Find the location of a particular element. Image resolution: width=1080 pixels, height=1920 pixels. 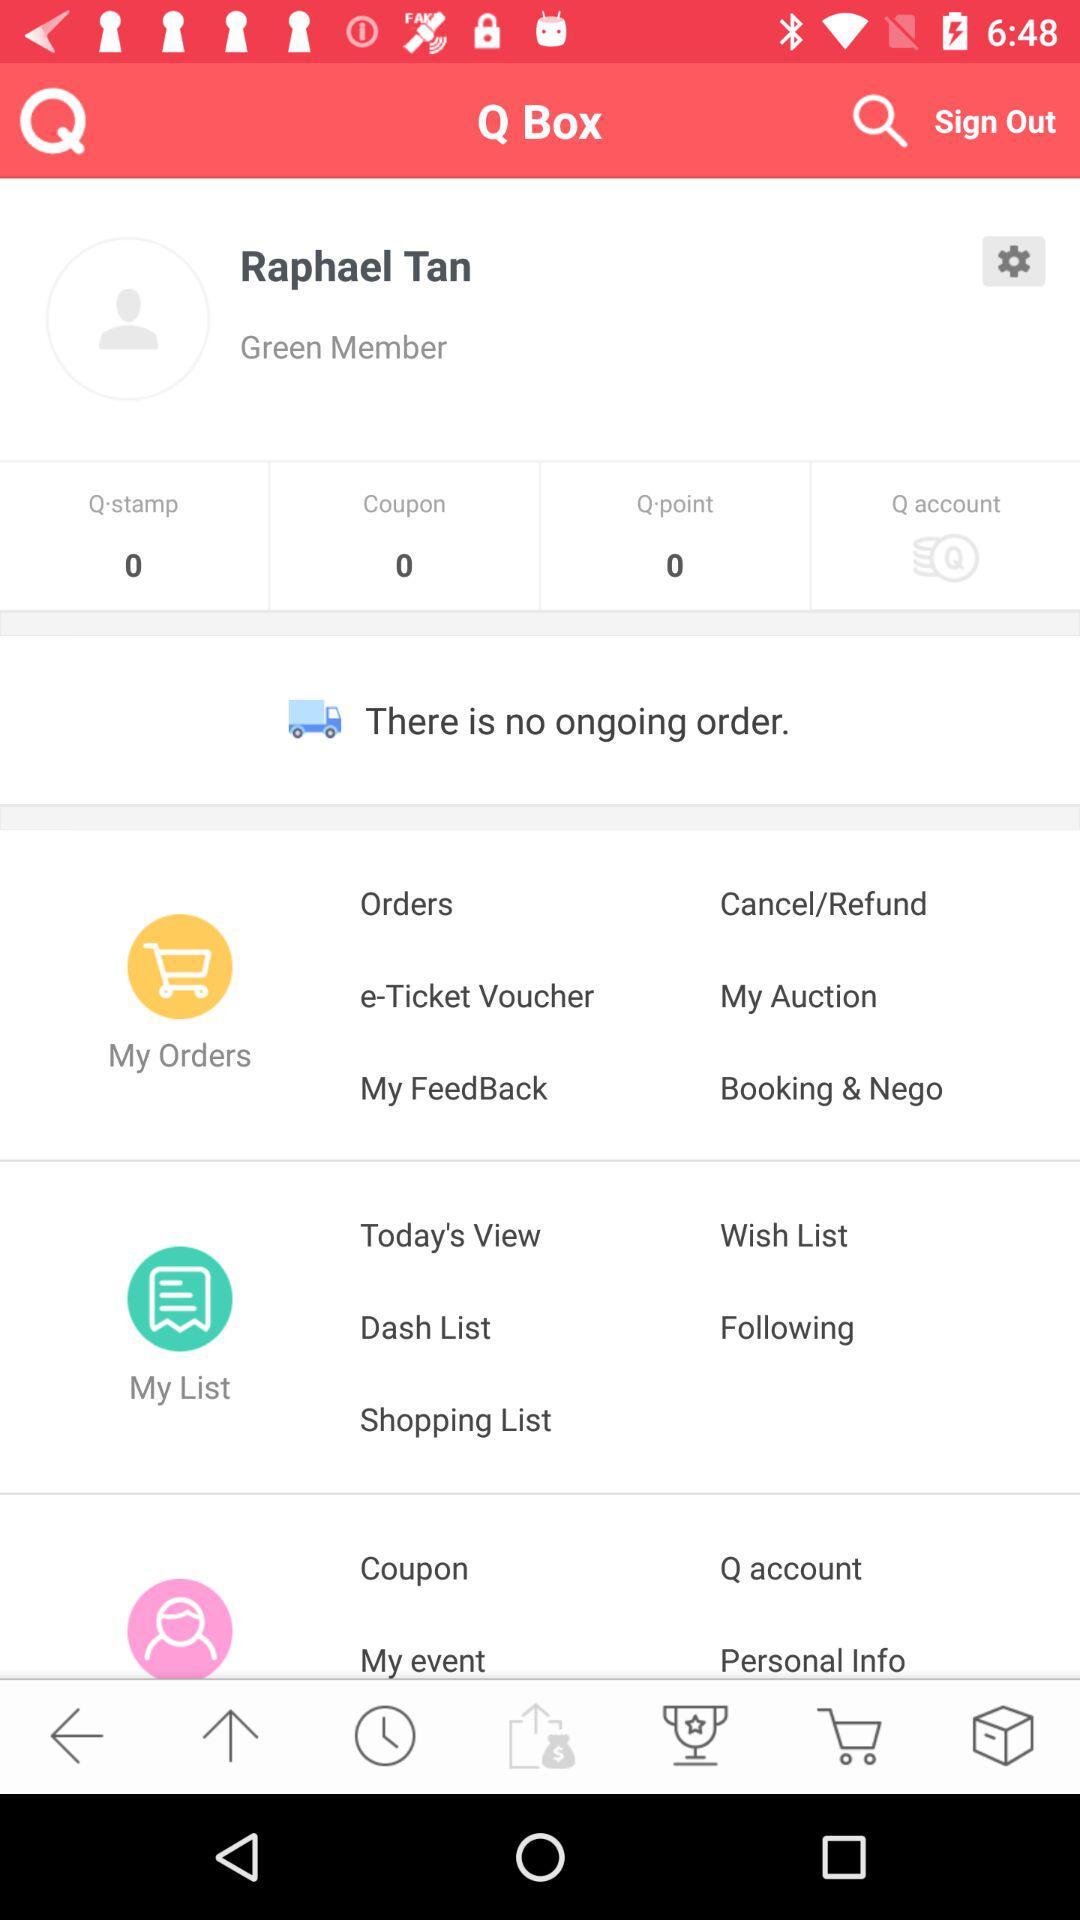

the app above green member icon is located at coordinates (610, 263).